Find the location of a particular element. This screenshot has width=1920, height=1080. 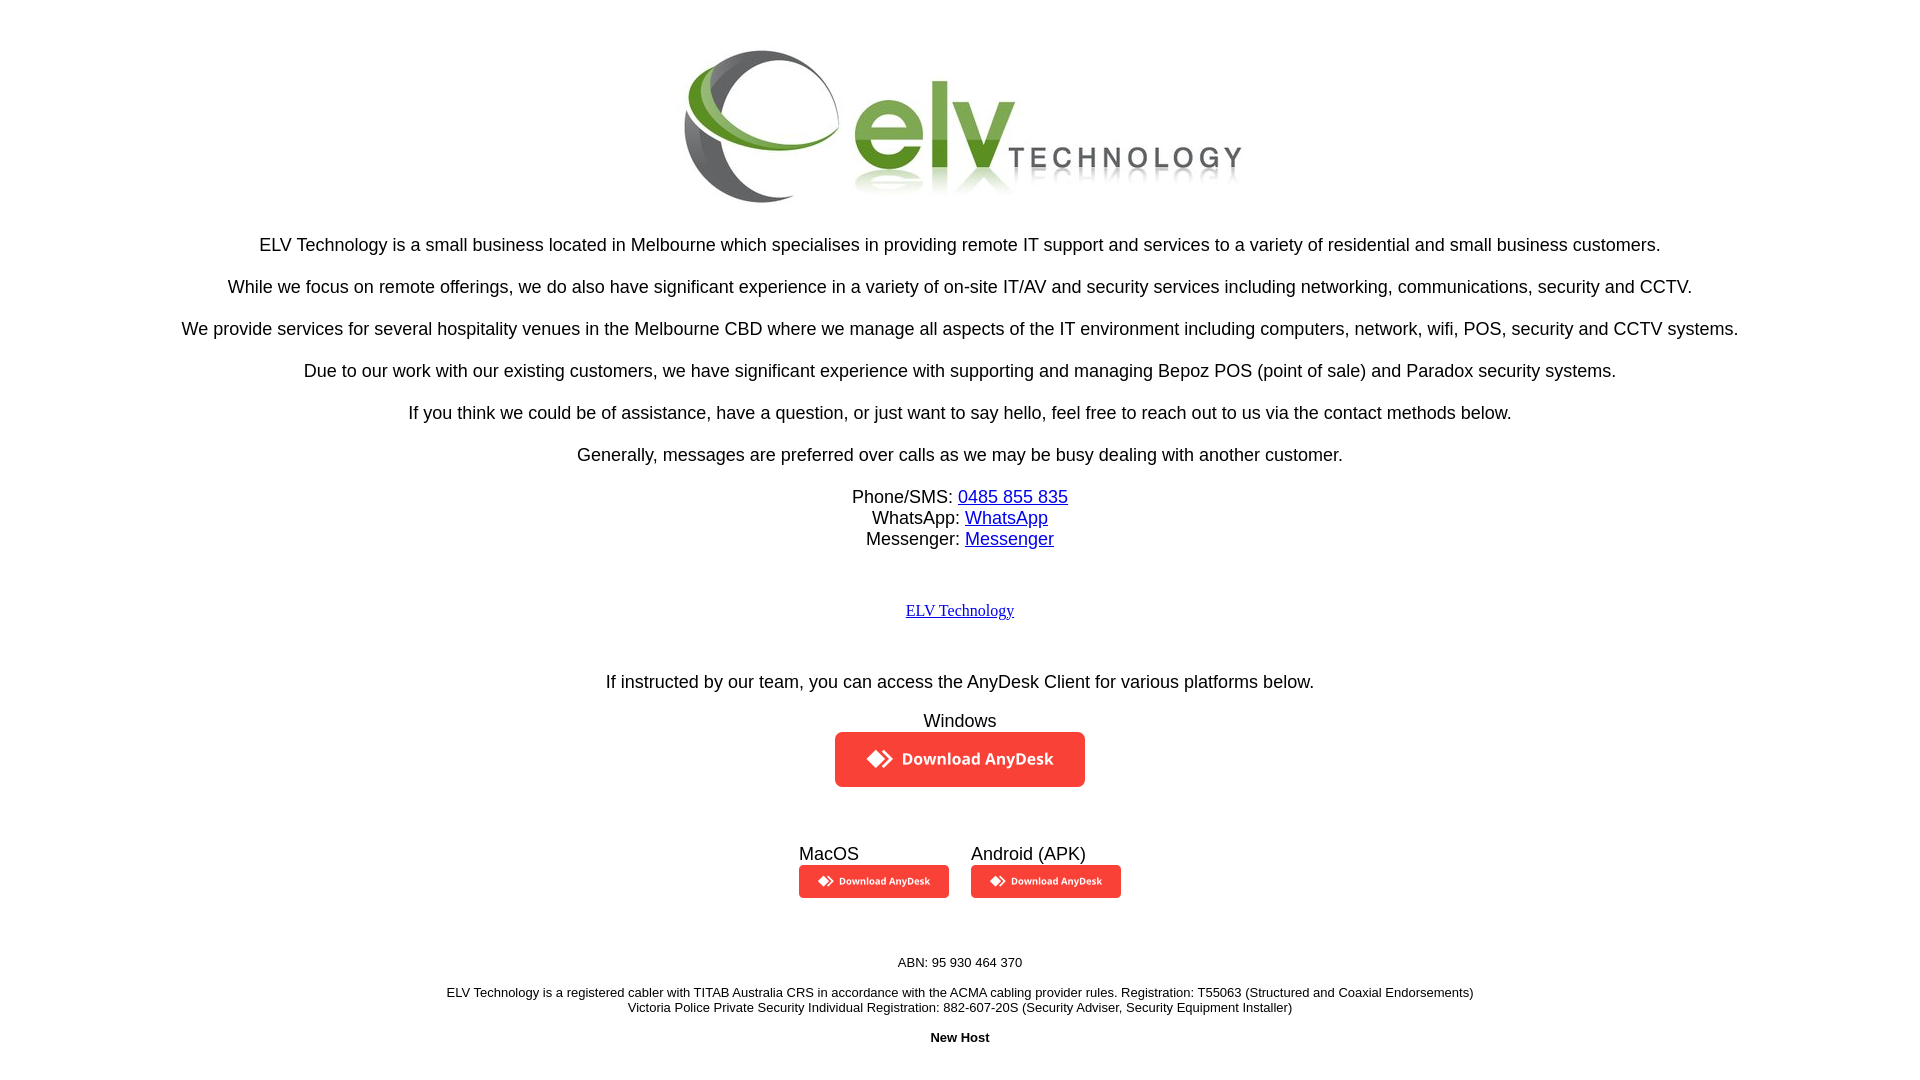

'0485 855 835' is located at coordinates (1012, 495).